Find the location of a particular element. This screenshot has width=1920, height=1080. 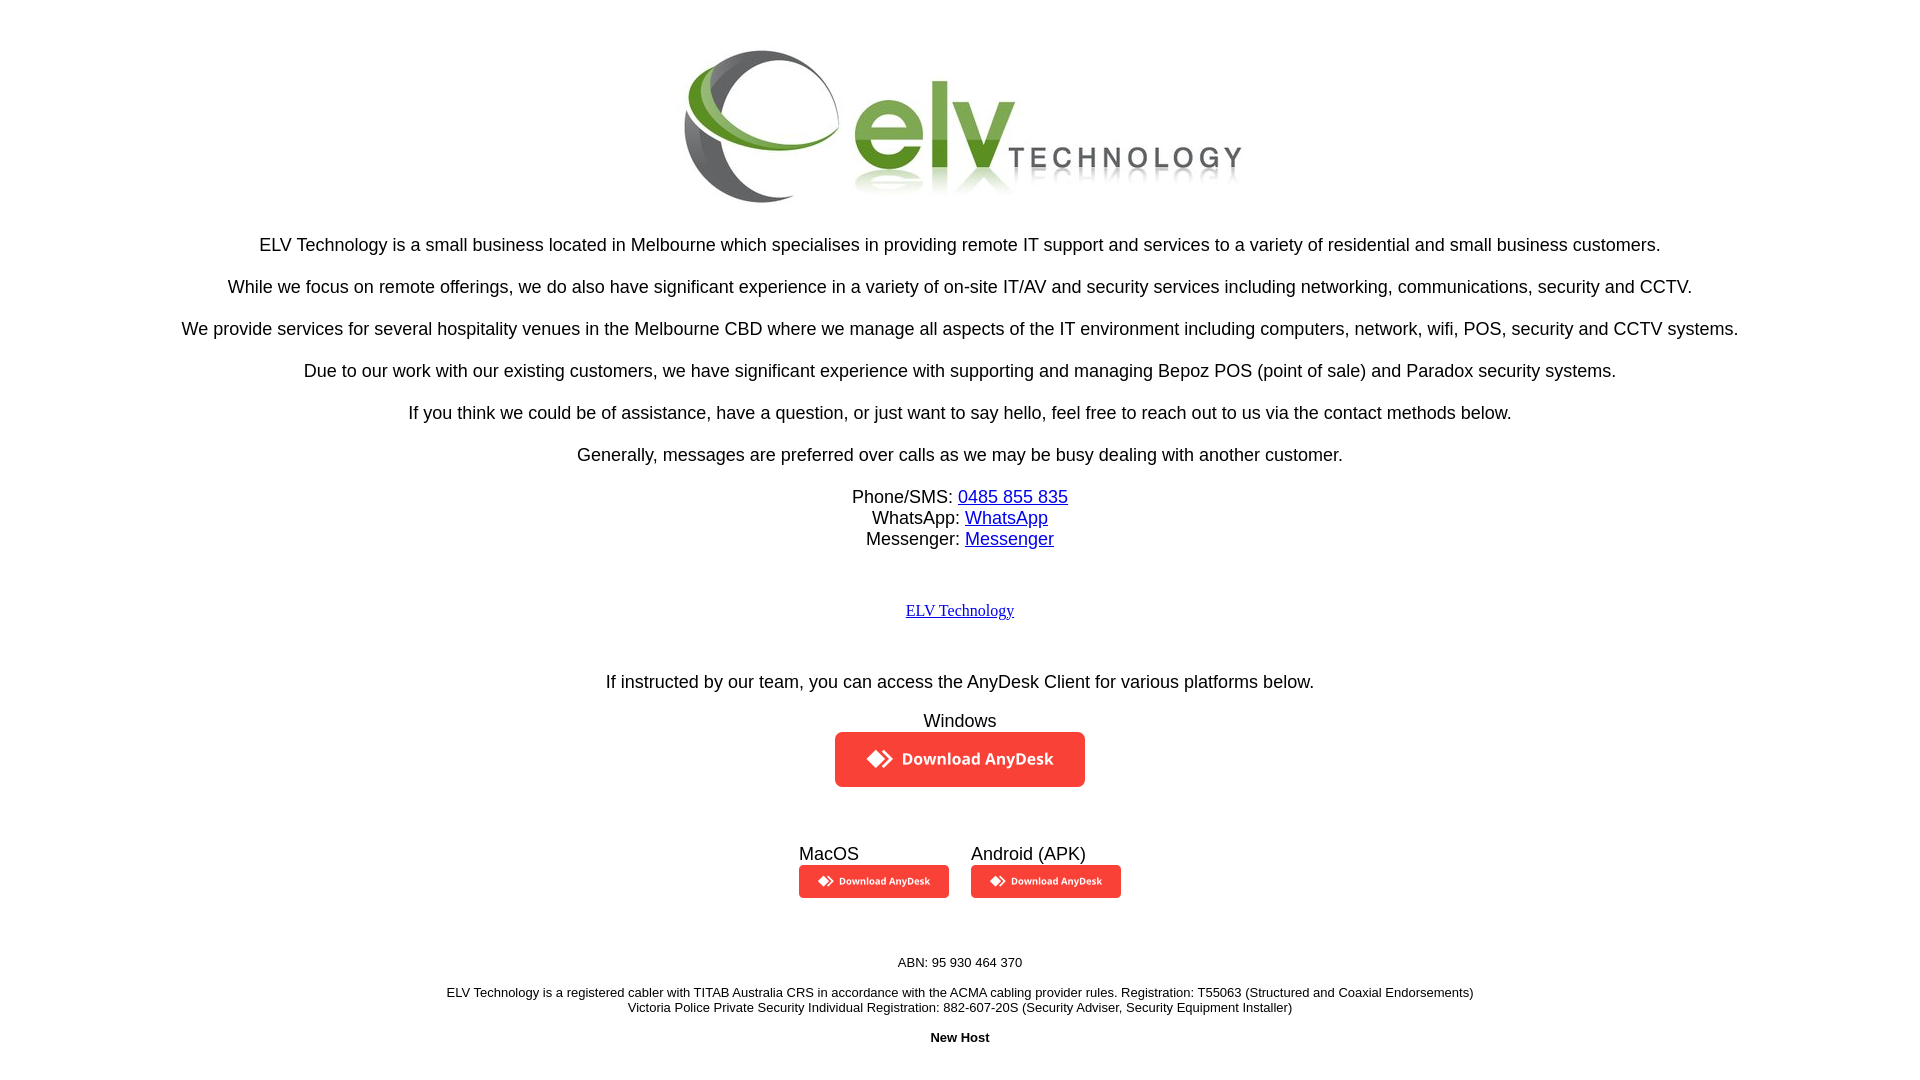

'0485 855 835' is located at coordinates (1012, 495).